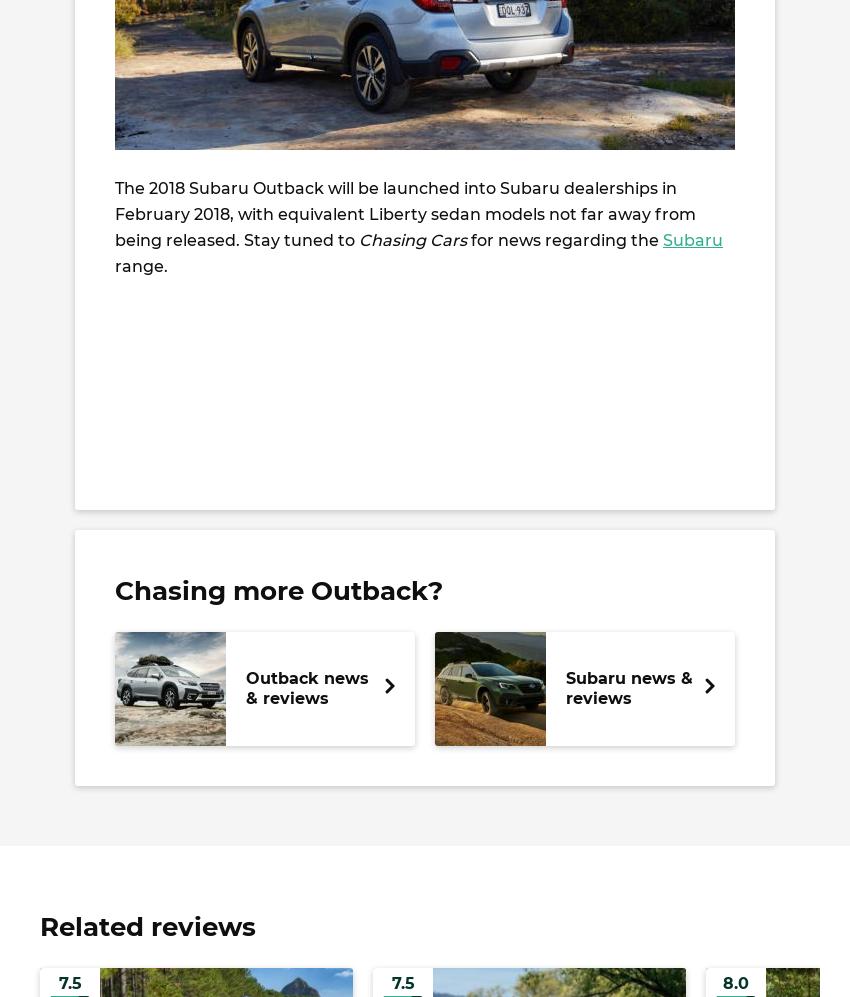 The width and height of the screenshot is (850, 997). I want to click on 'Related reviews', so click(147, 927).